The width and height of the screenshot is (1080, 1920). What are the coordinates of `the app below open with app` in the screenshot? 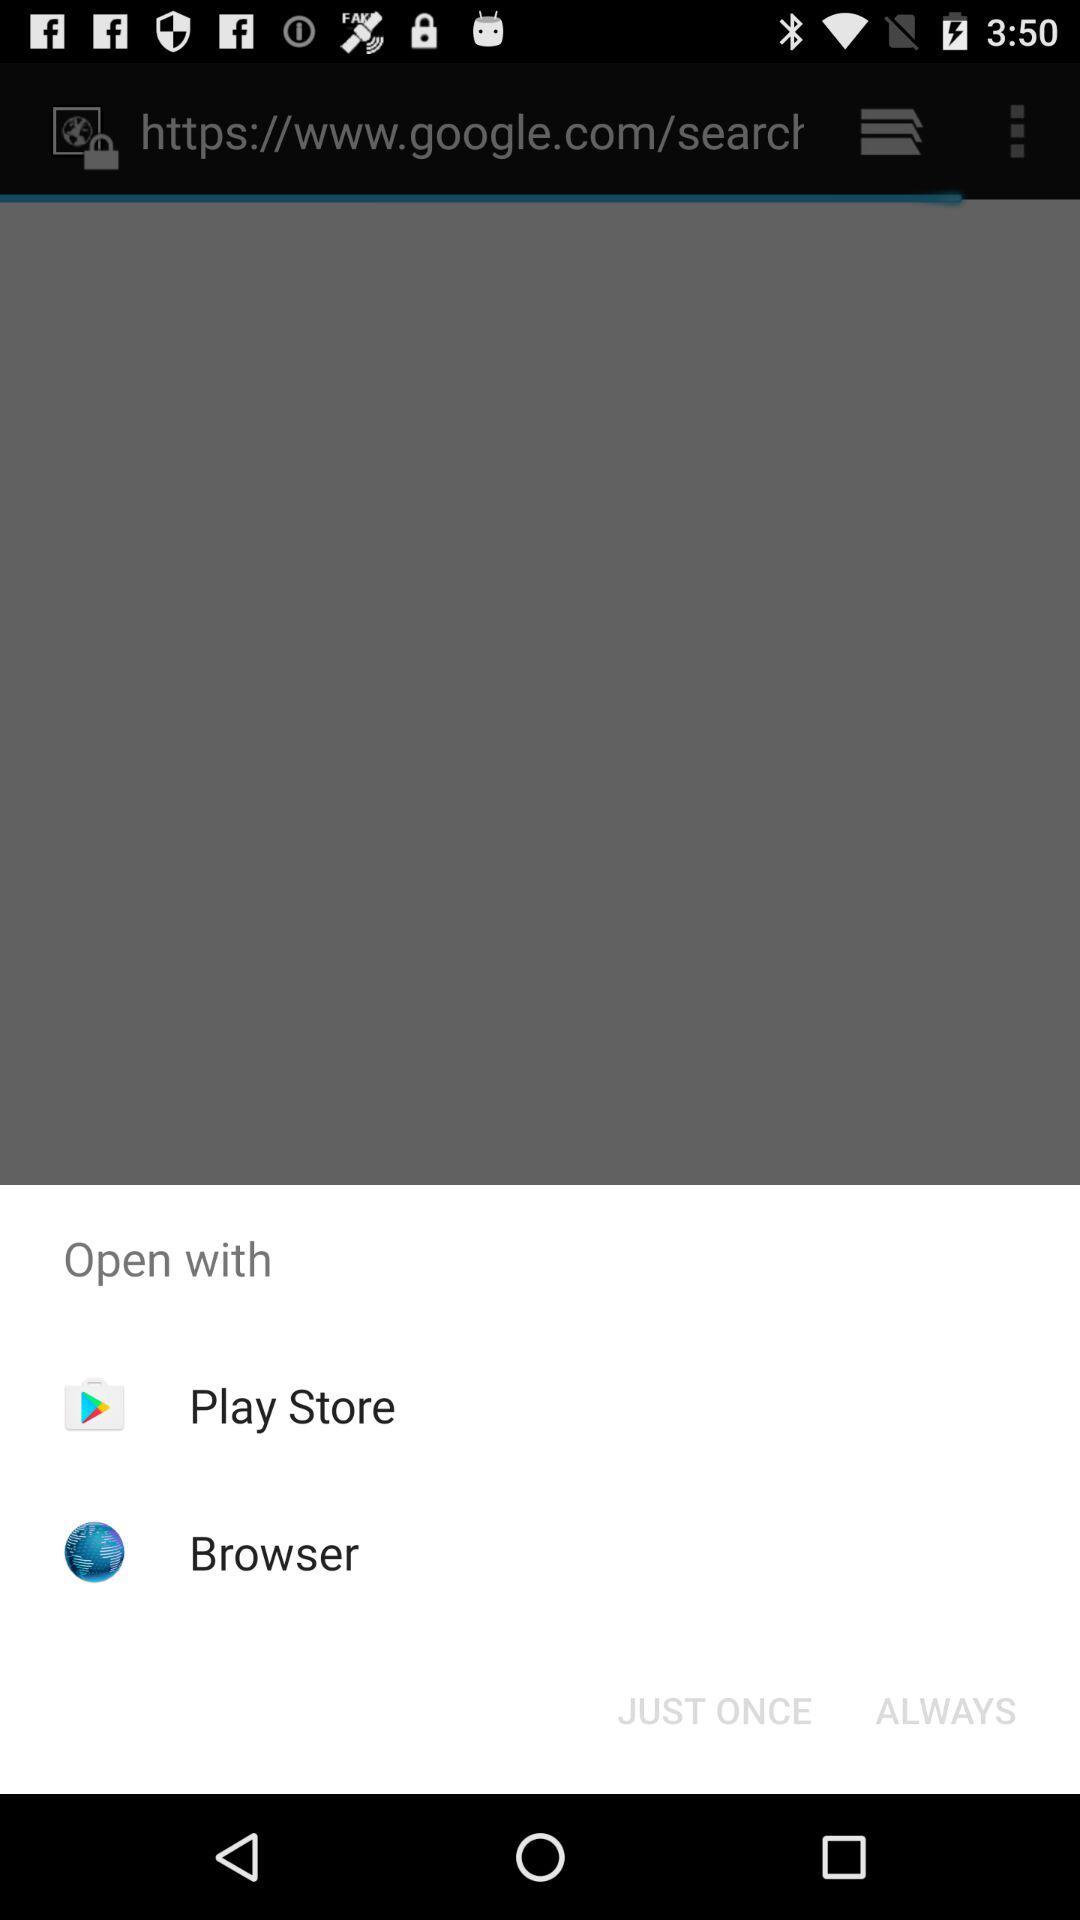 It's located at (292, 1404).